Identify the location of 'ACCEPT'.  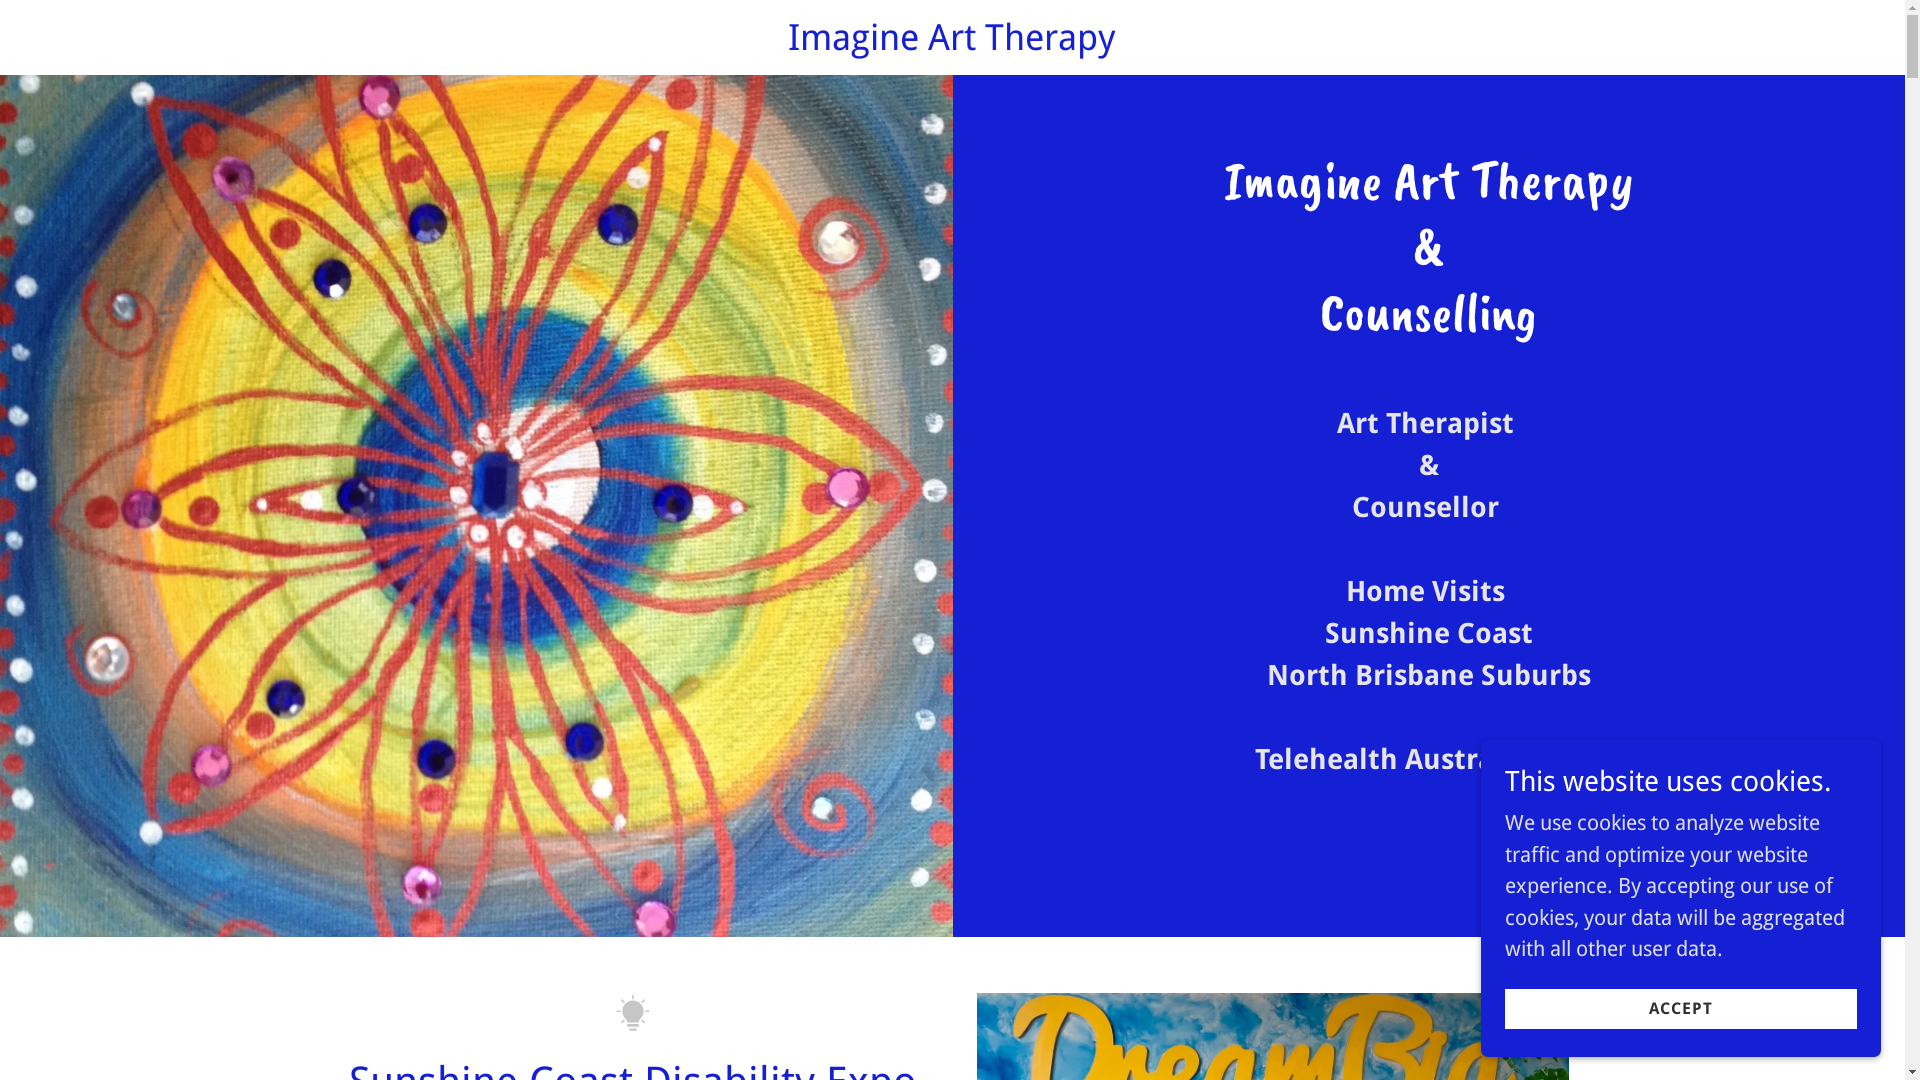
(1680, 1007).